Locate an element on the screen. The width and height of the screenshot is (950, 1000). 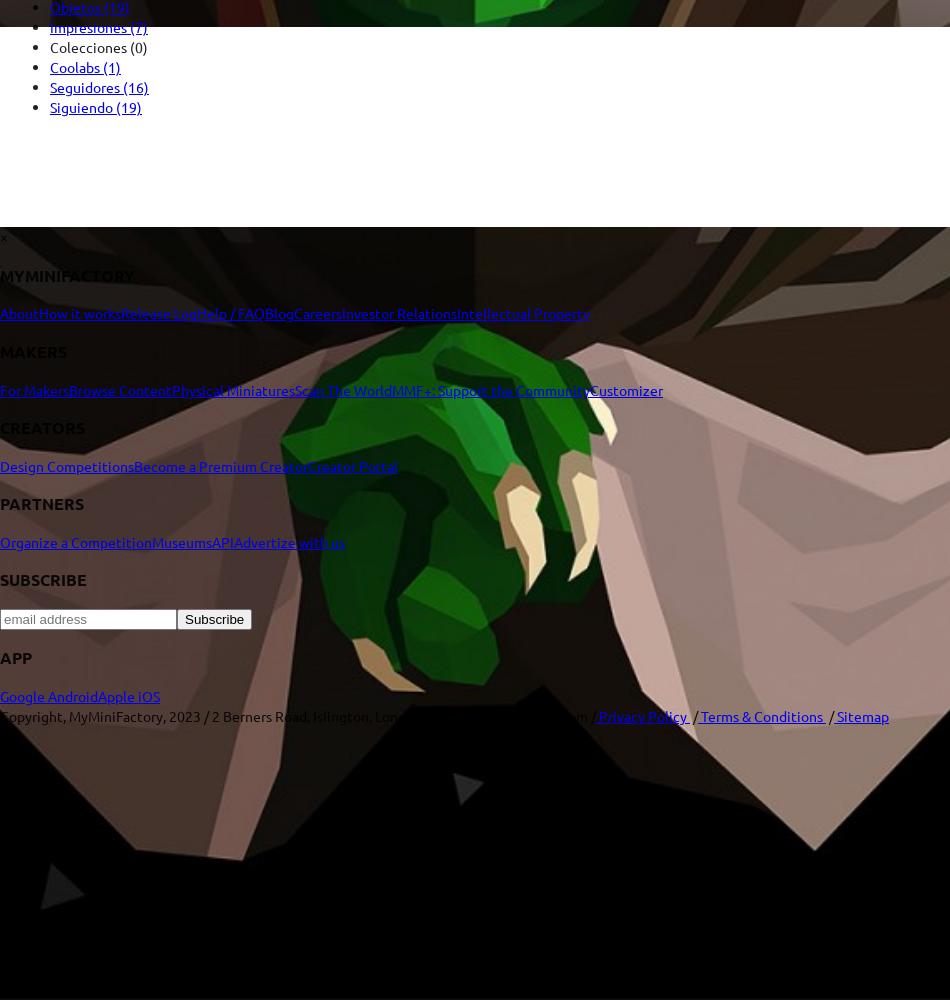
'Coolabs (1)' is located at coordinates (85, 66).